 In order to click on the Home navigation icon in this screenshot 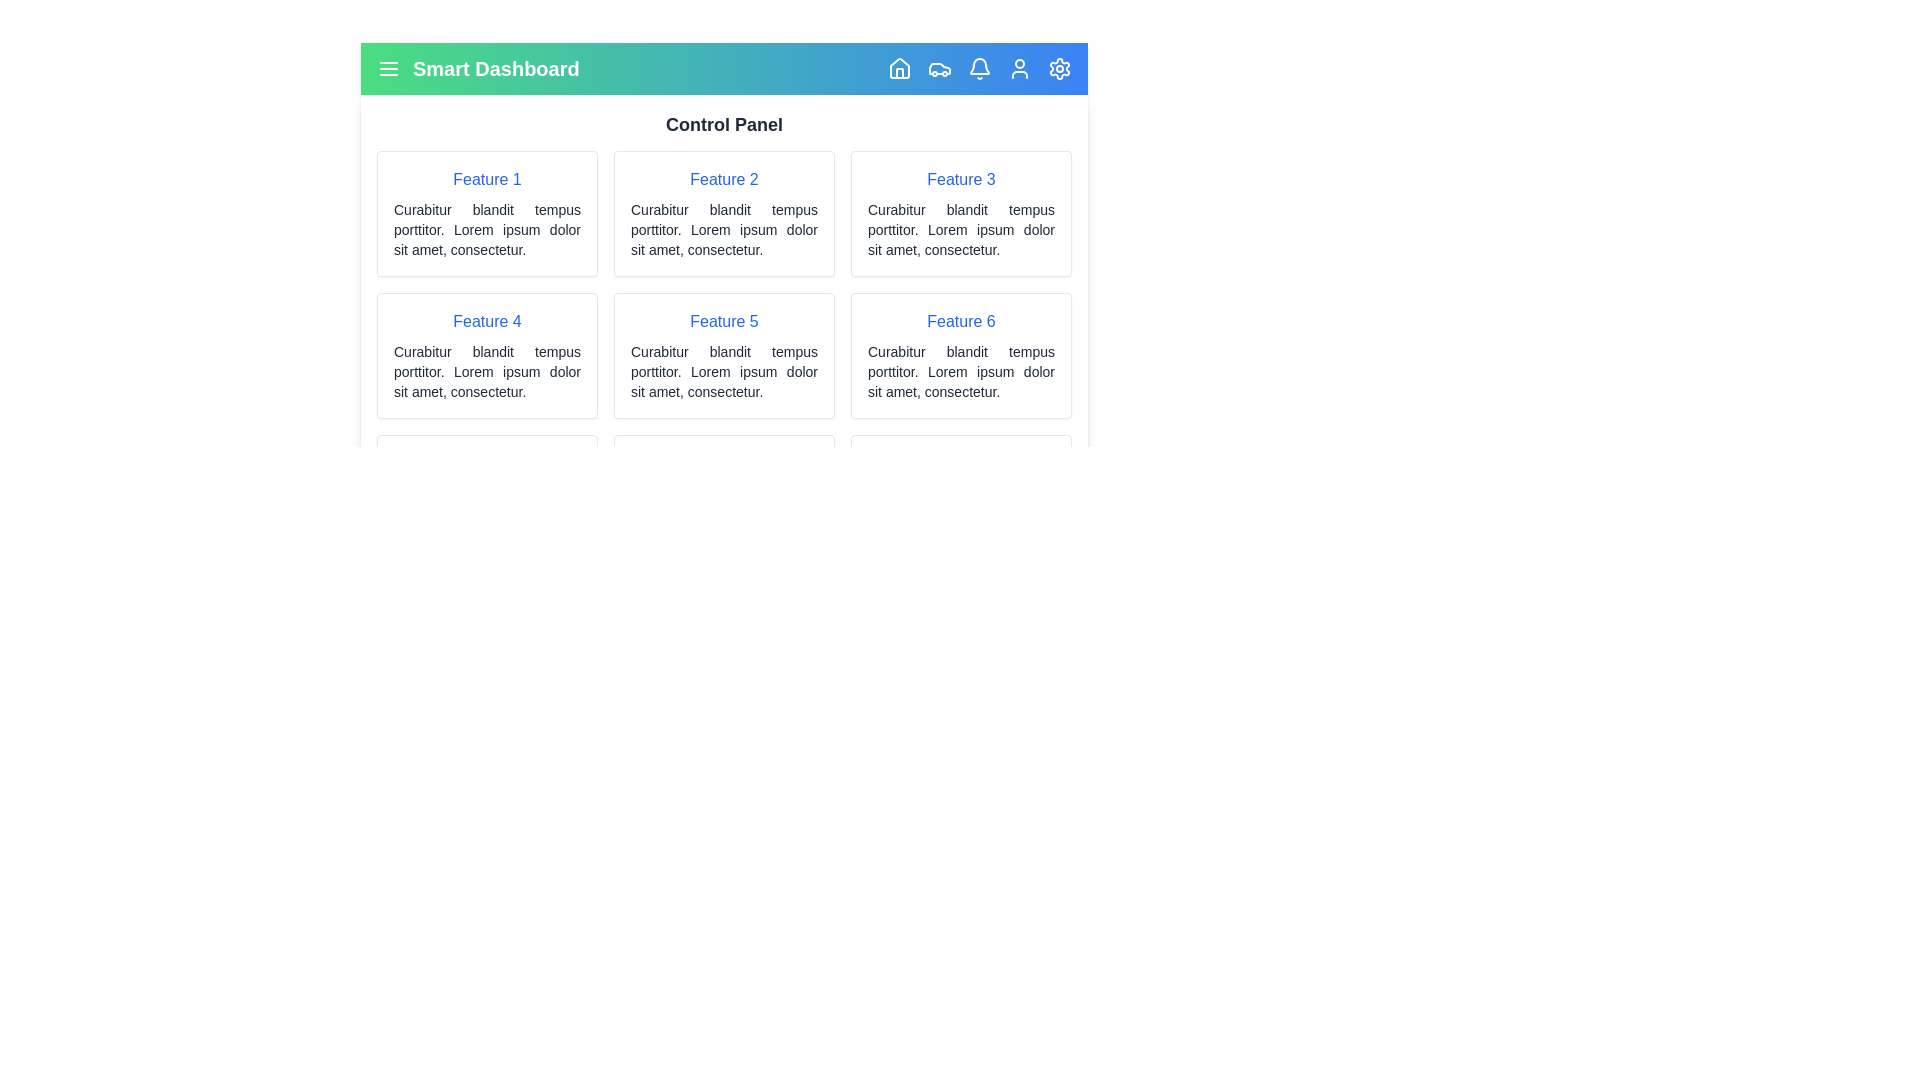, I will do `click(899, 68)`.